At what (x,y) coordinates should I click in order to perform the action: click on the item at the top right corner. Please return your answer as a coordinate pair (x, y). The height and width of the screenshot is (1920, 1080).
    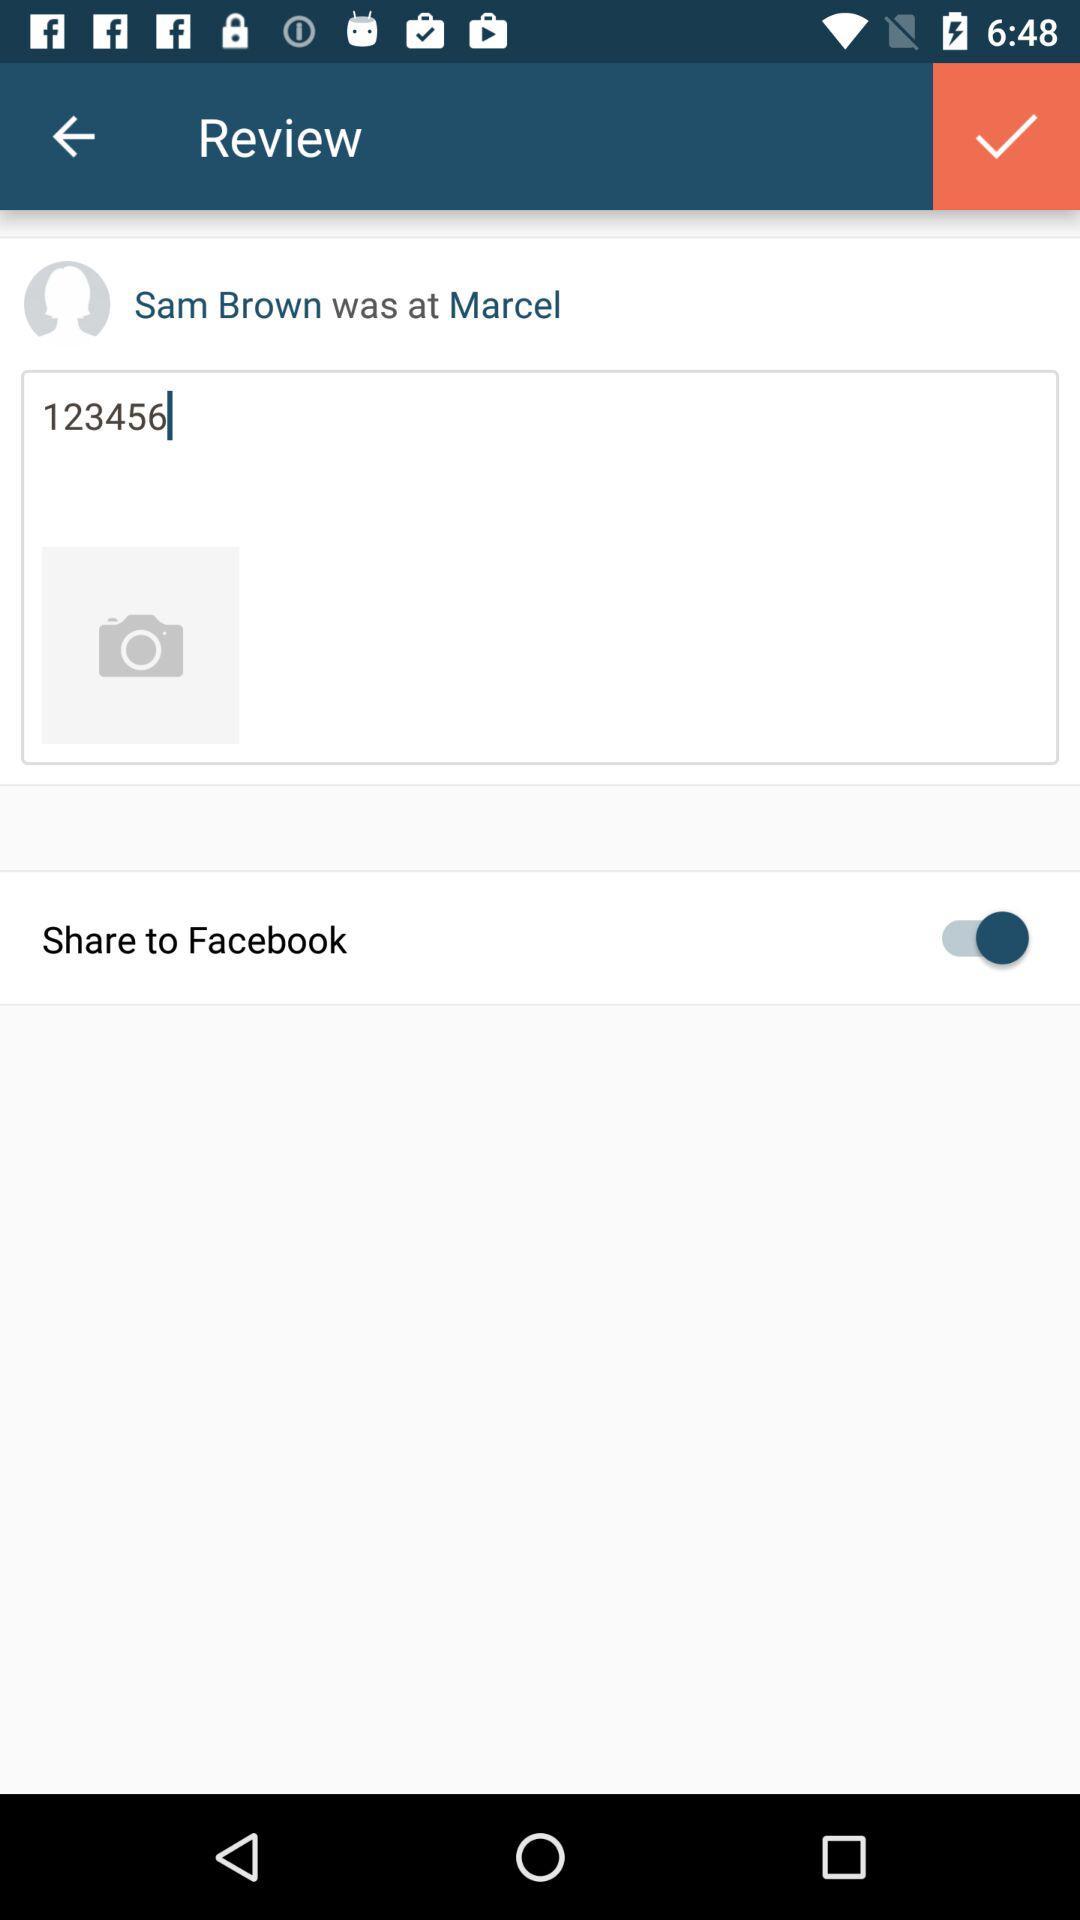
    Looking at the image, I should click on (1006, 135).